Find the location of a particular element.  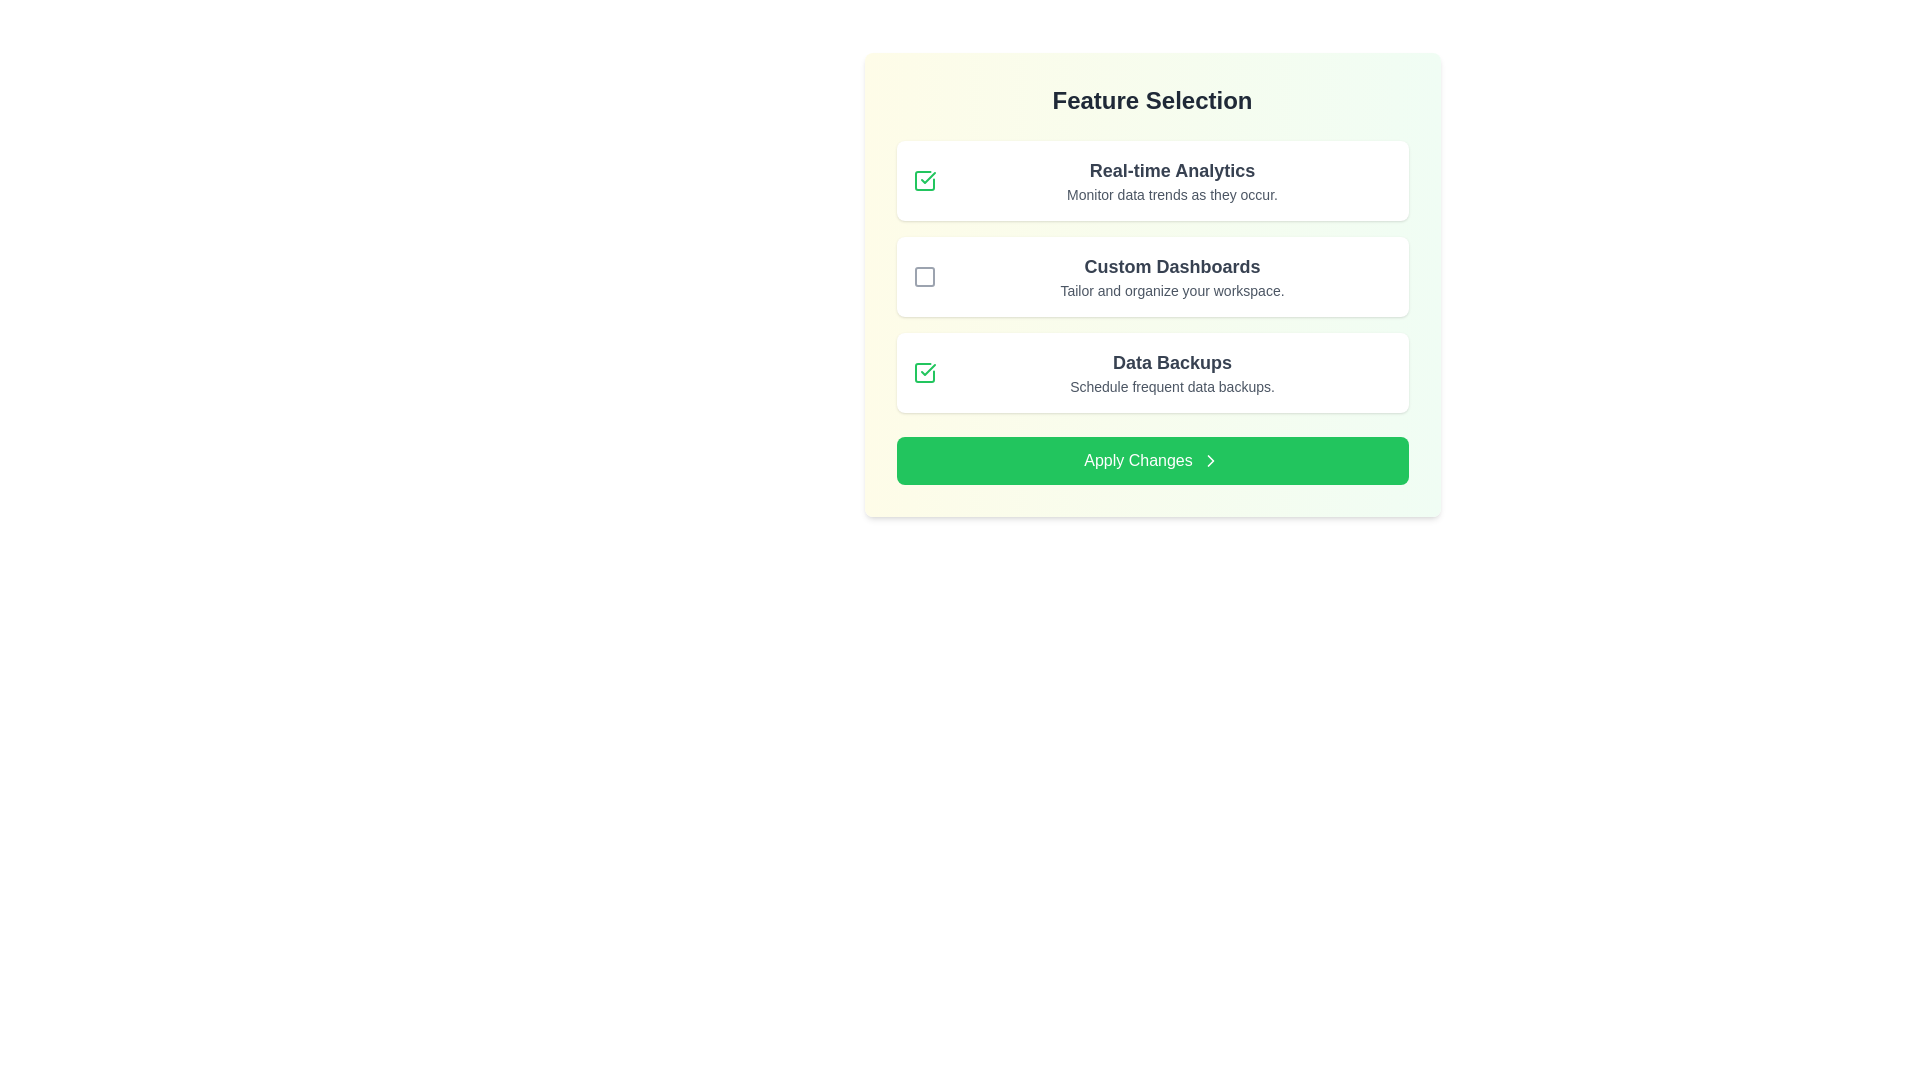

the icon within the green 'Apply Changes' button is located at coordinates (1209, 461).